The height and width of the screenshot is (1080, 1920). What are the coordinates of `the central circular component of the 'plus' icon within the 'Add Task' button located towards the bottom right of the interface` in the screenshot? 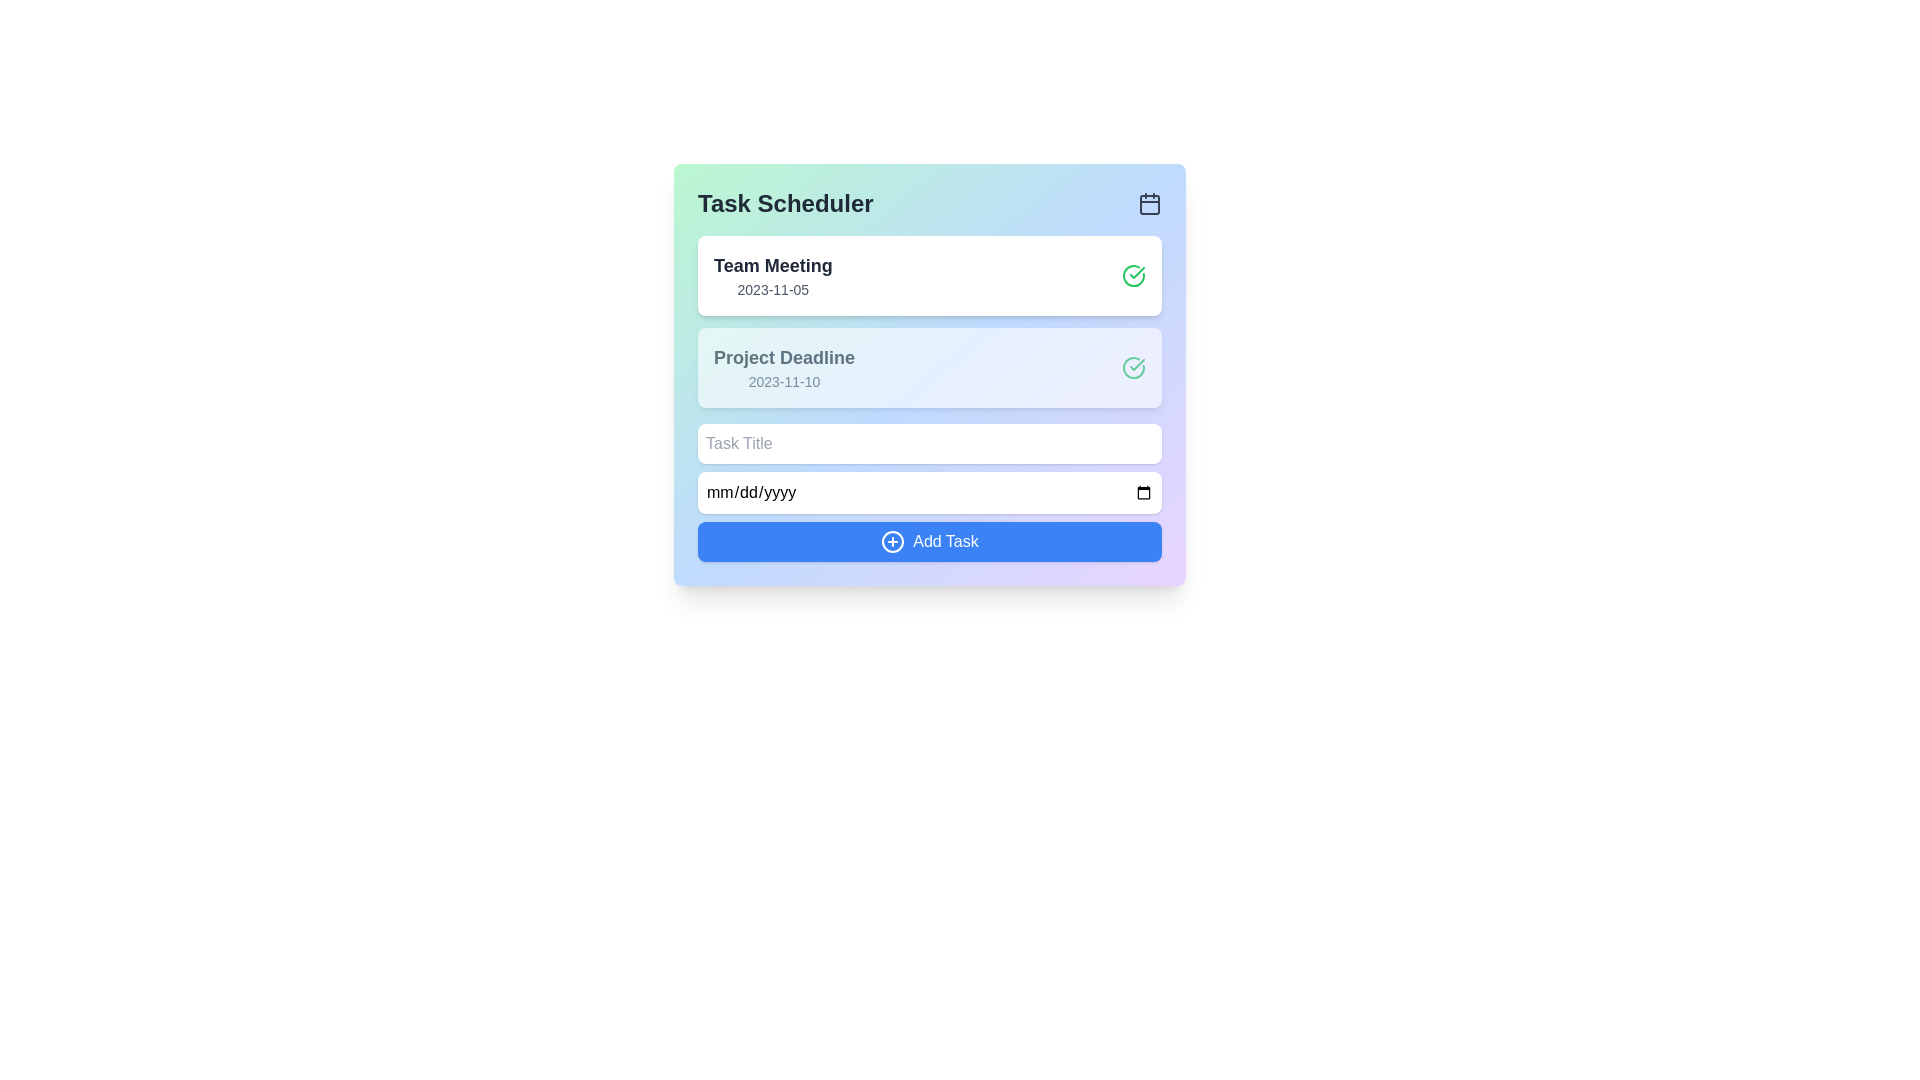 It's located at (892, 542).